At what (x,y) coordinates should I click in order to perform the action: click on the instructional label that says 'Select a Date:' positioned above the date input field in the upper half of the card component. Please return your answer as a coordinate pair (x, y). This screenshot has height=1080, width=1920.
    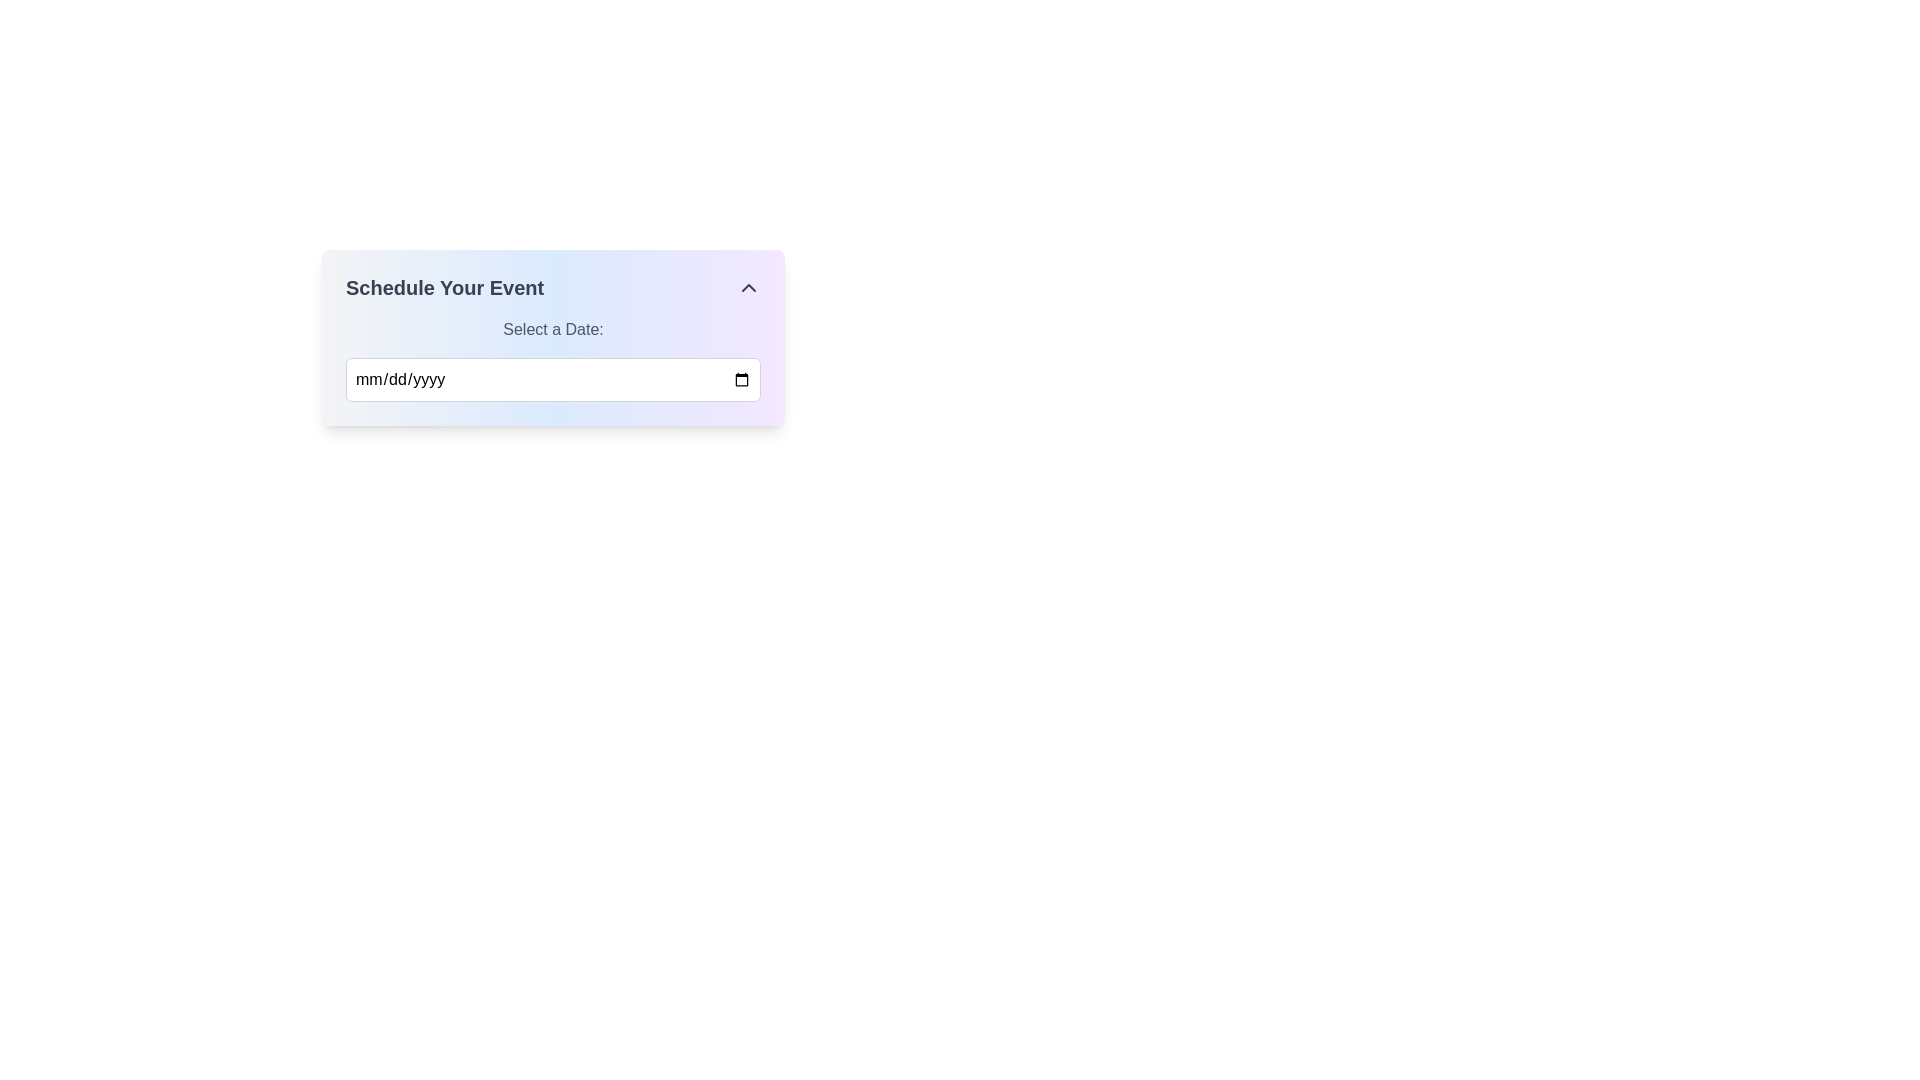
    Looking at the image, I should click on (553, 329).